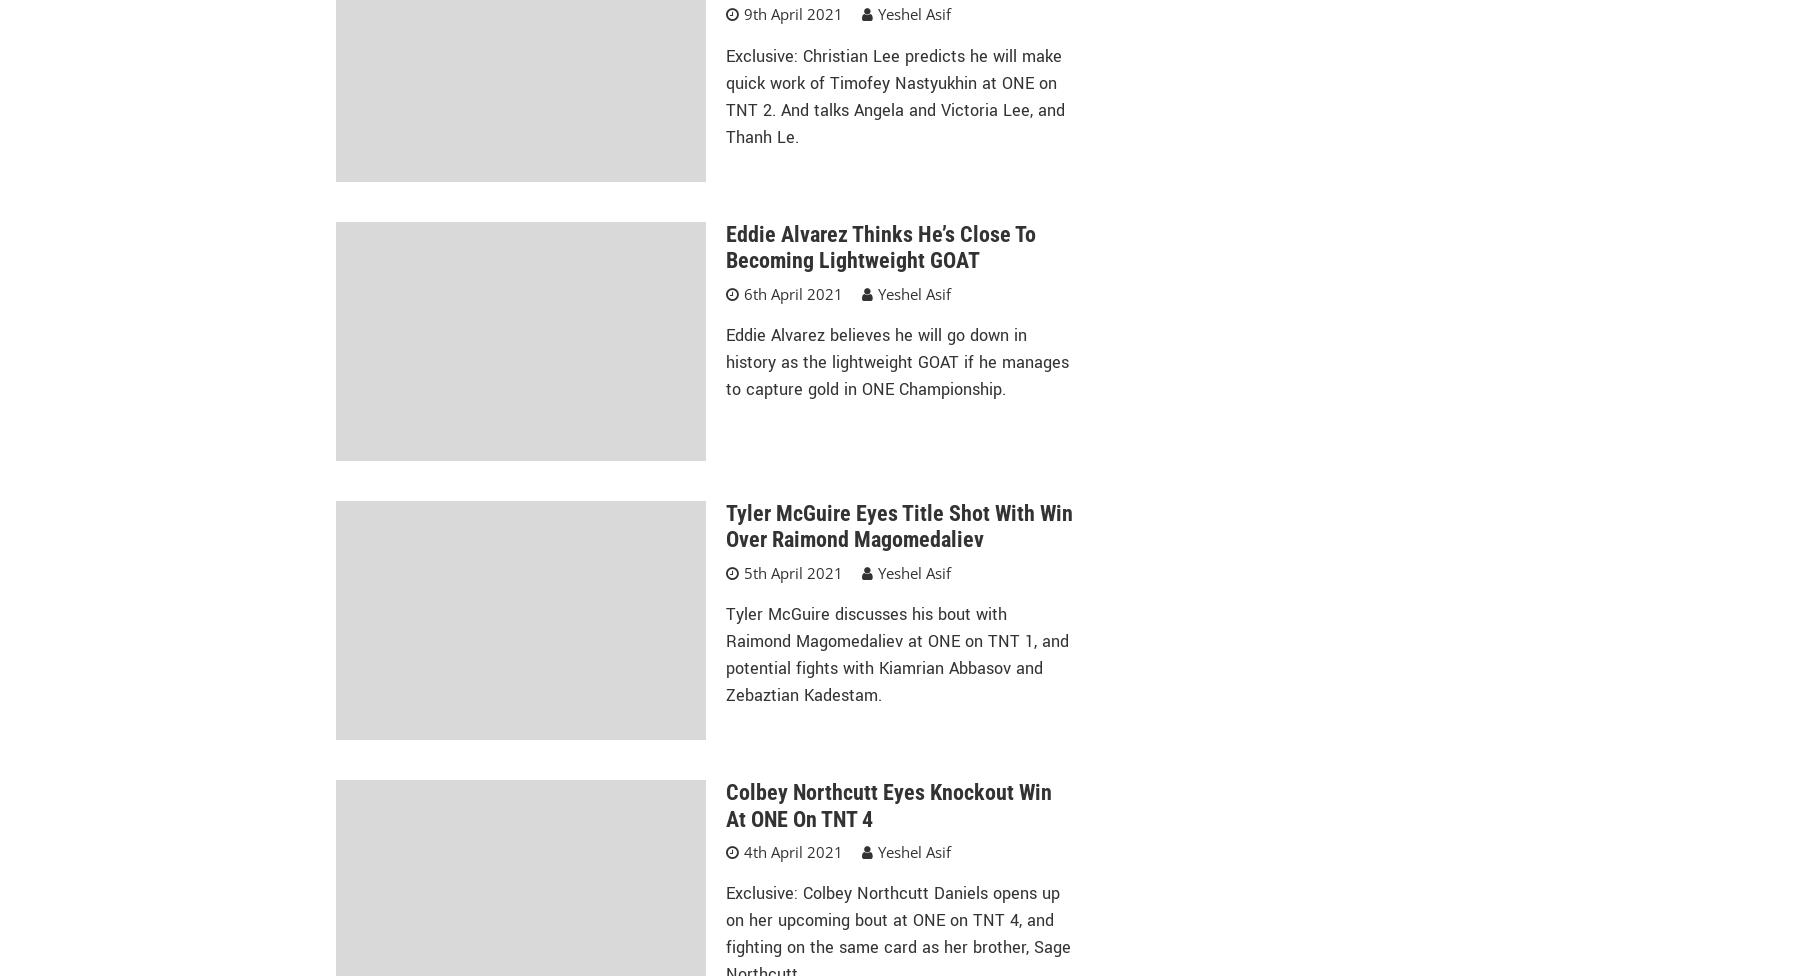  Describe the element at coordinates (879, 247) in the screenshot. I see `'Eddie Alvarez Thinks He’s Close To Becoming Lightweight GOAT'` at that location.